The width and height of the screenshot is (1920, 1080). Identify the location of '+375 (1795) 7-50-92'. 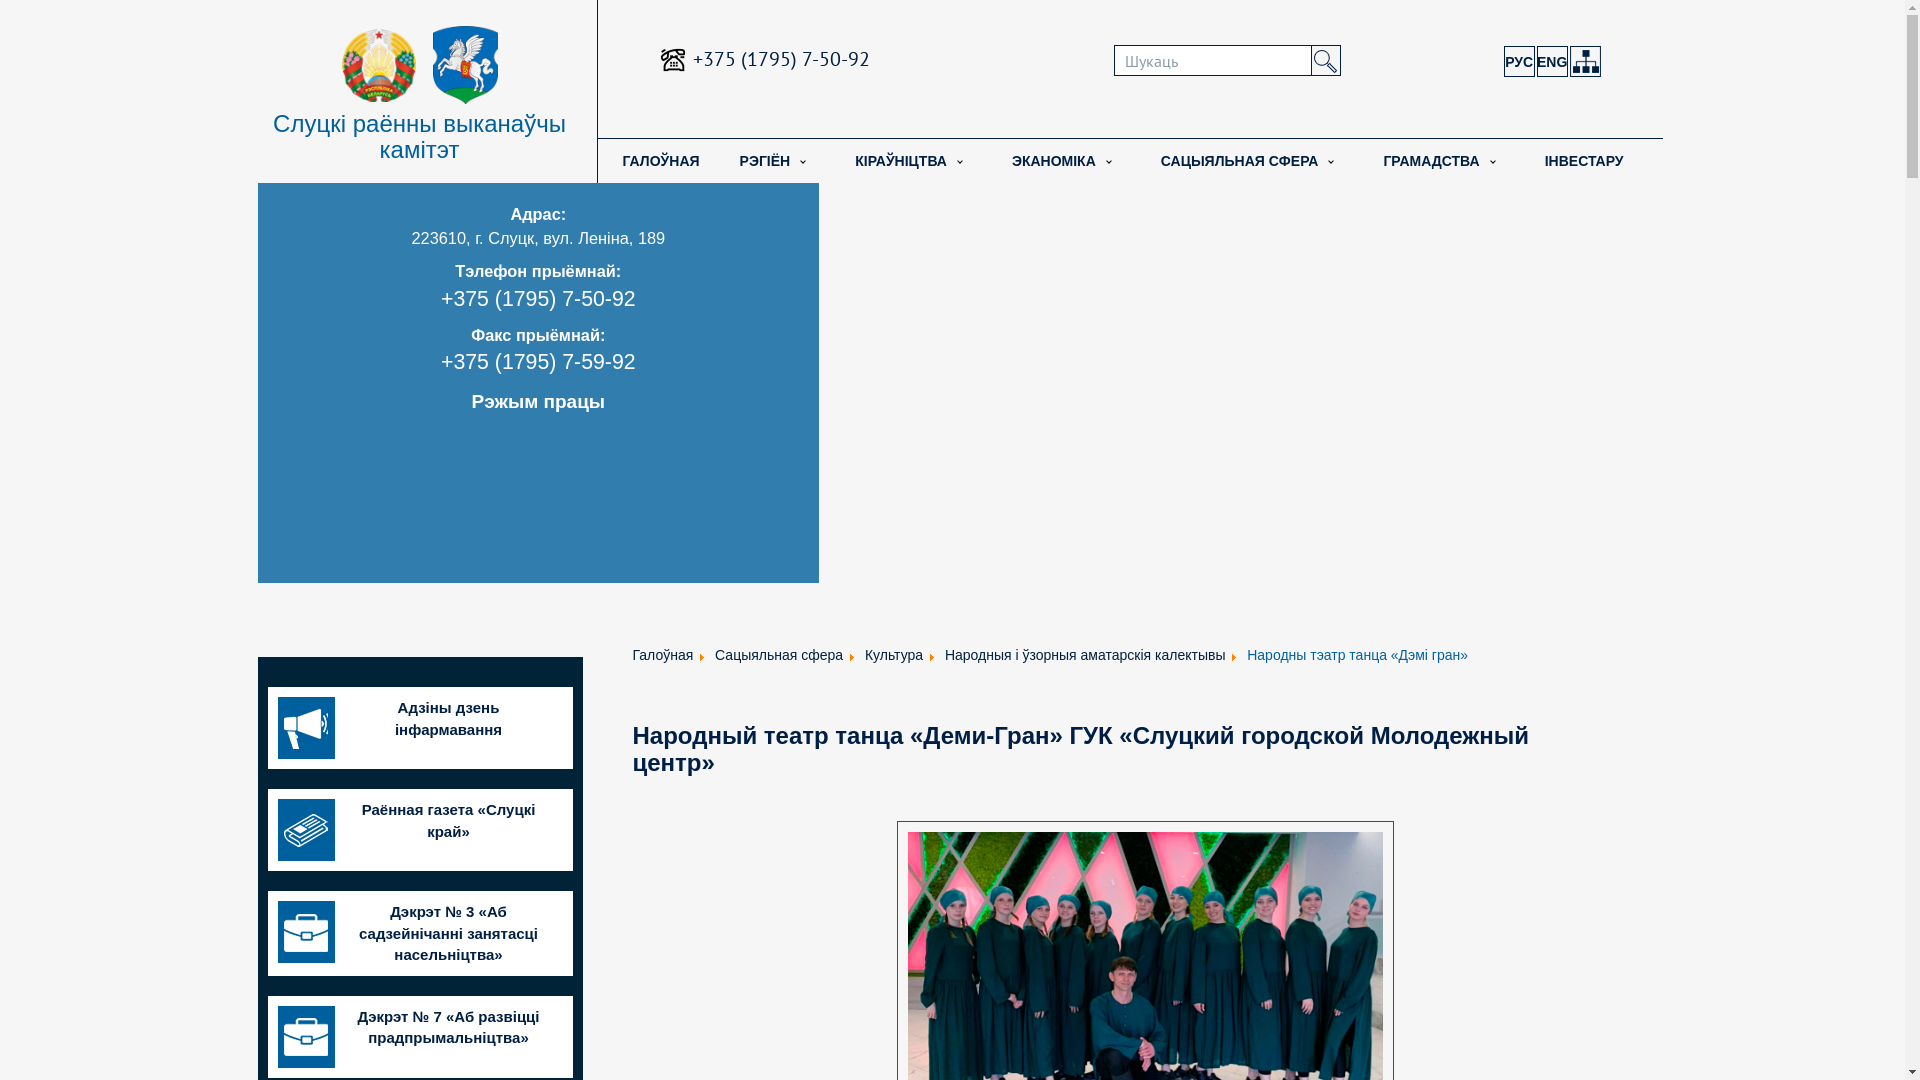
(780, 57).